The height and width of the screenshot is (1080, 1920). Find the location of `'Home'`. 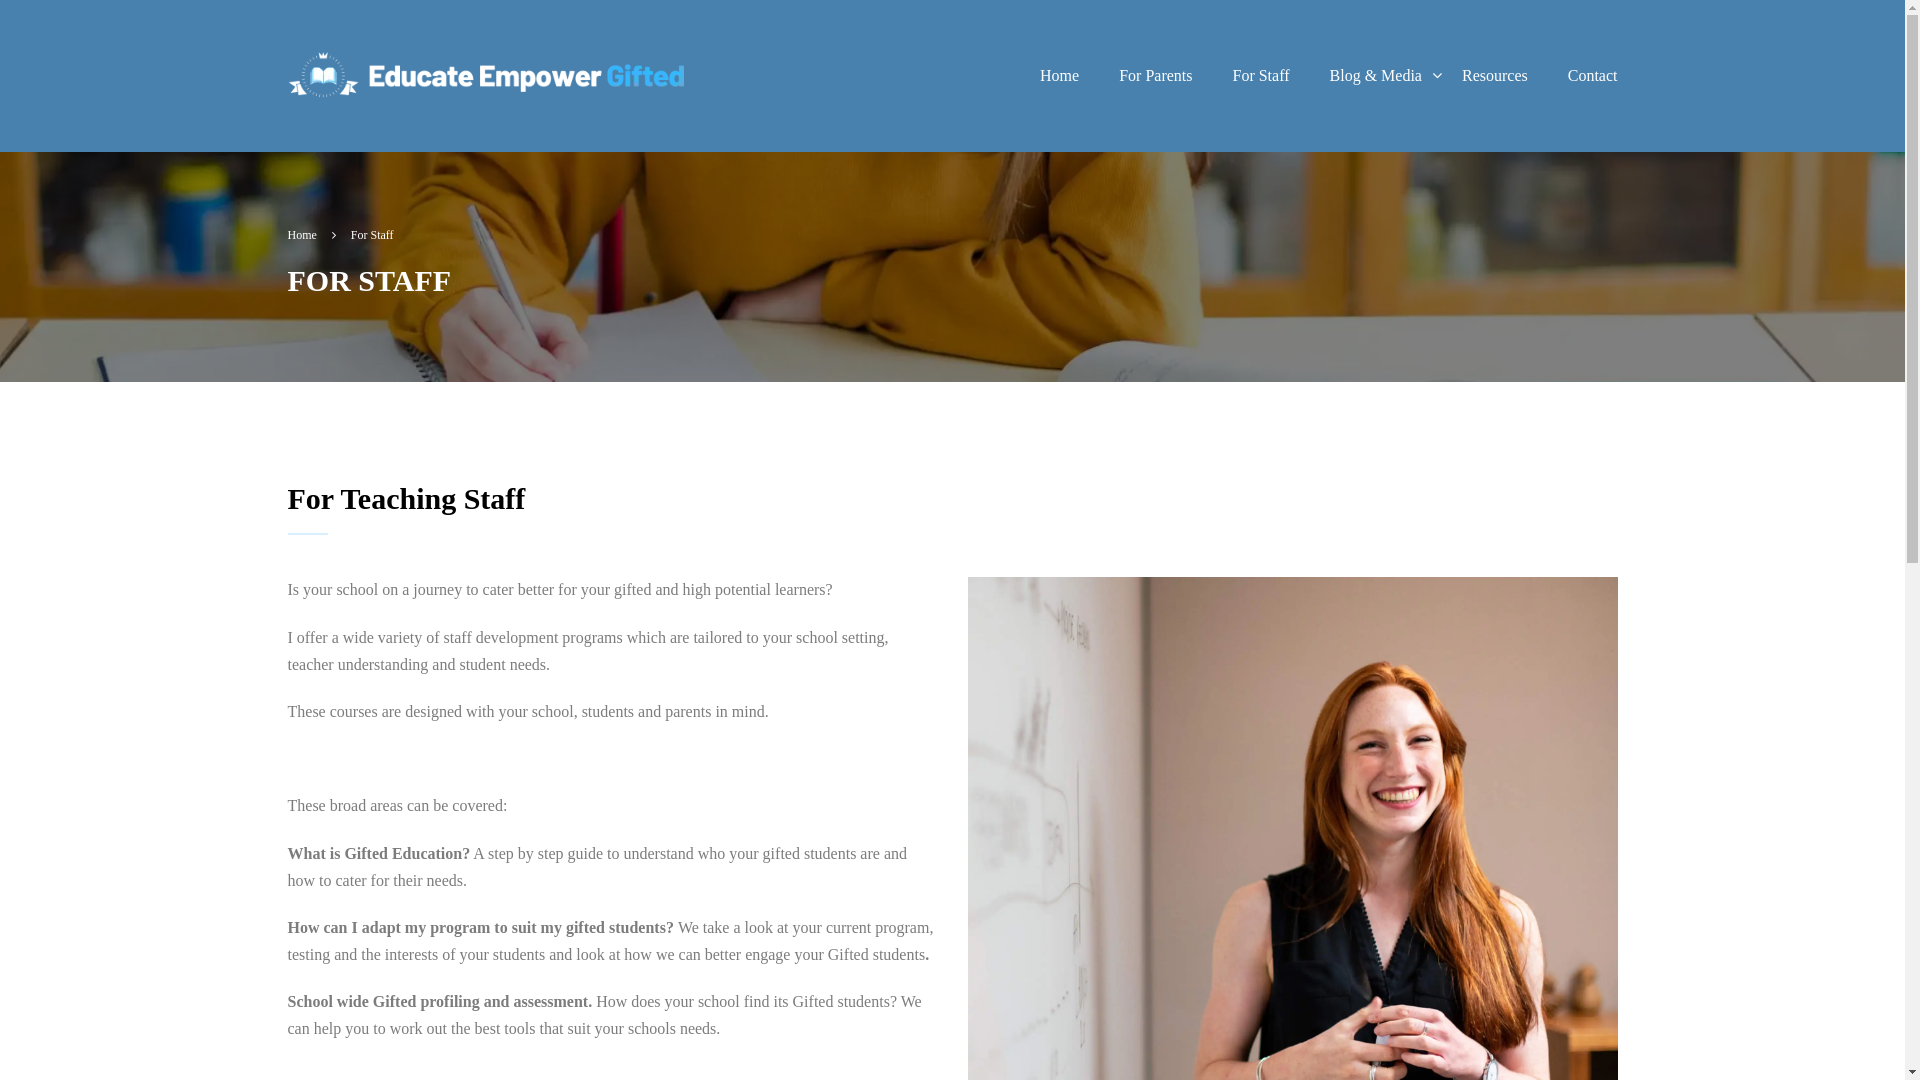

'Home' is located at coordinates (1019, 75).